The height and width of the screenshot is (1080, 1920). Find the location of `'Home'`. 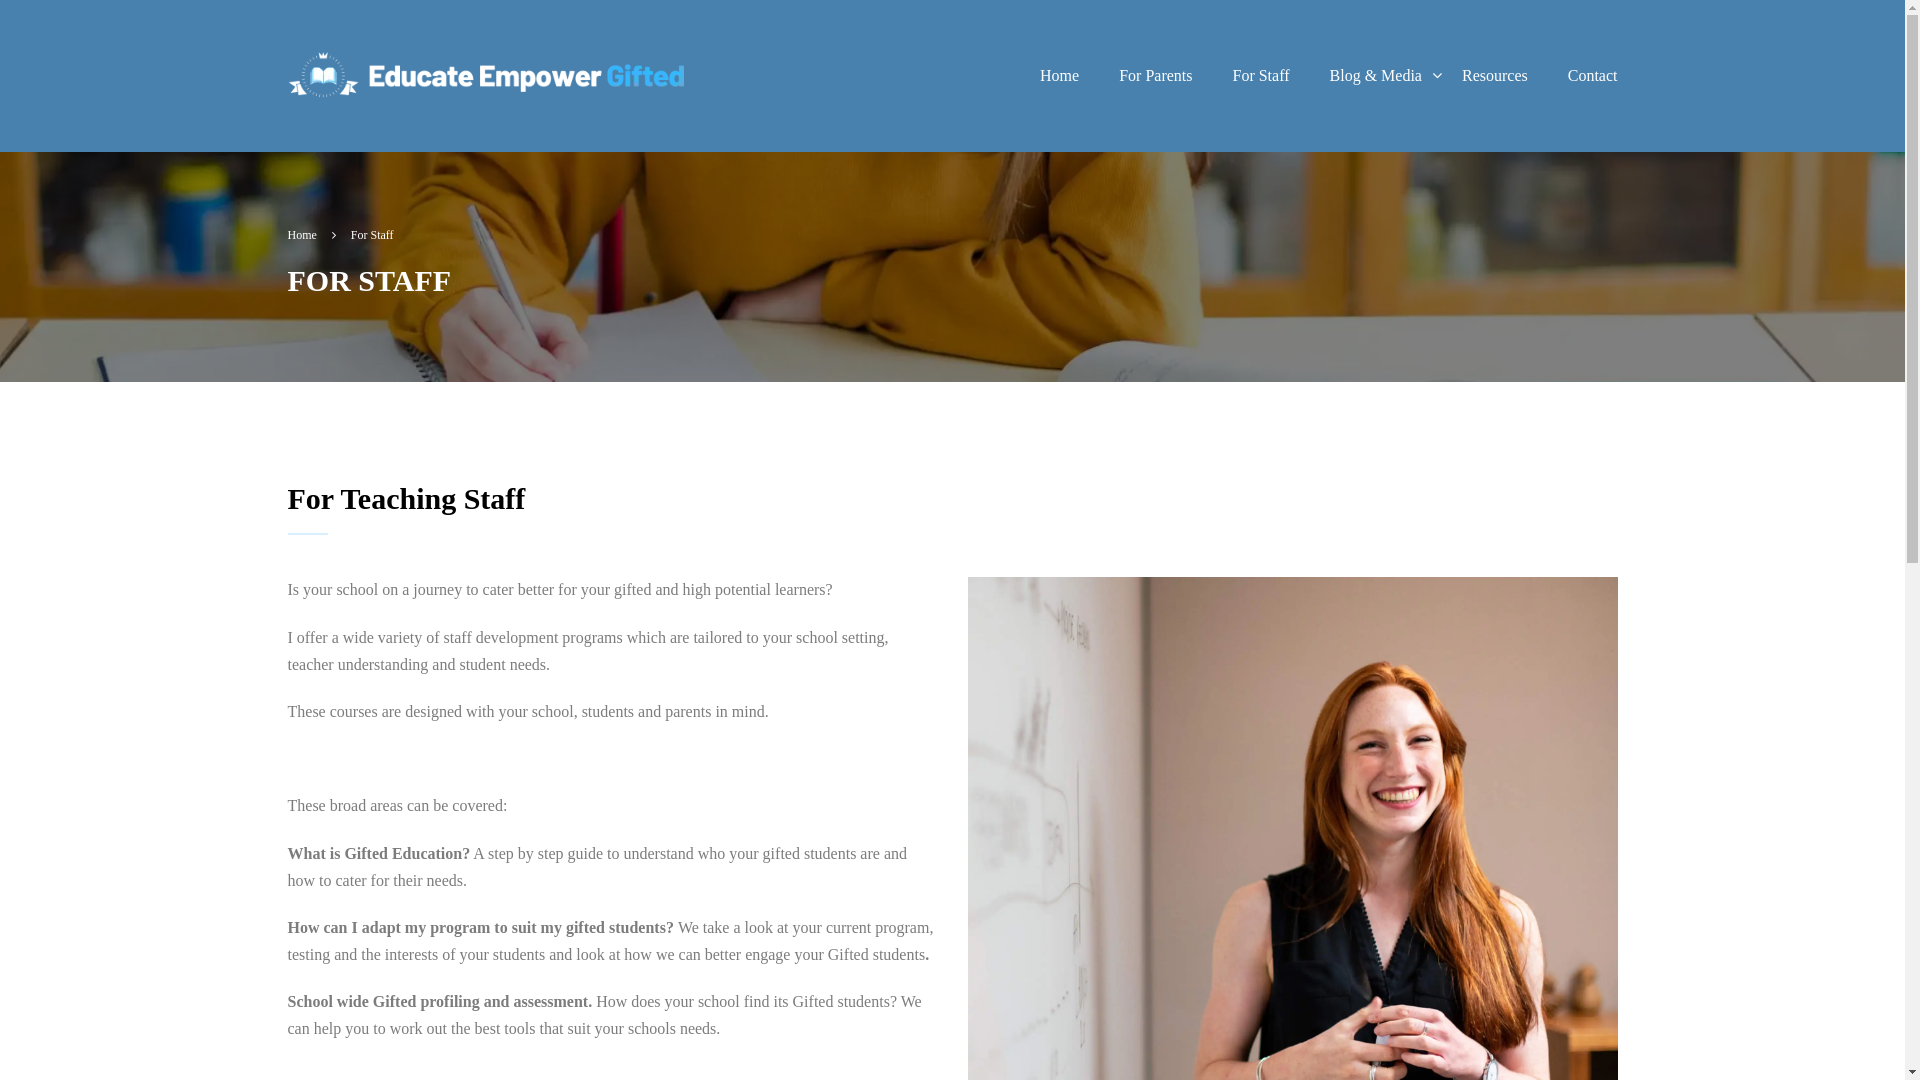

'Home' is located at coordinates (1019, 75).